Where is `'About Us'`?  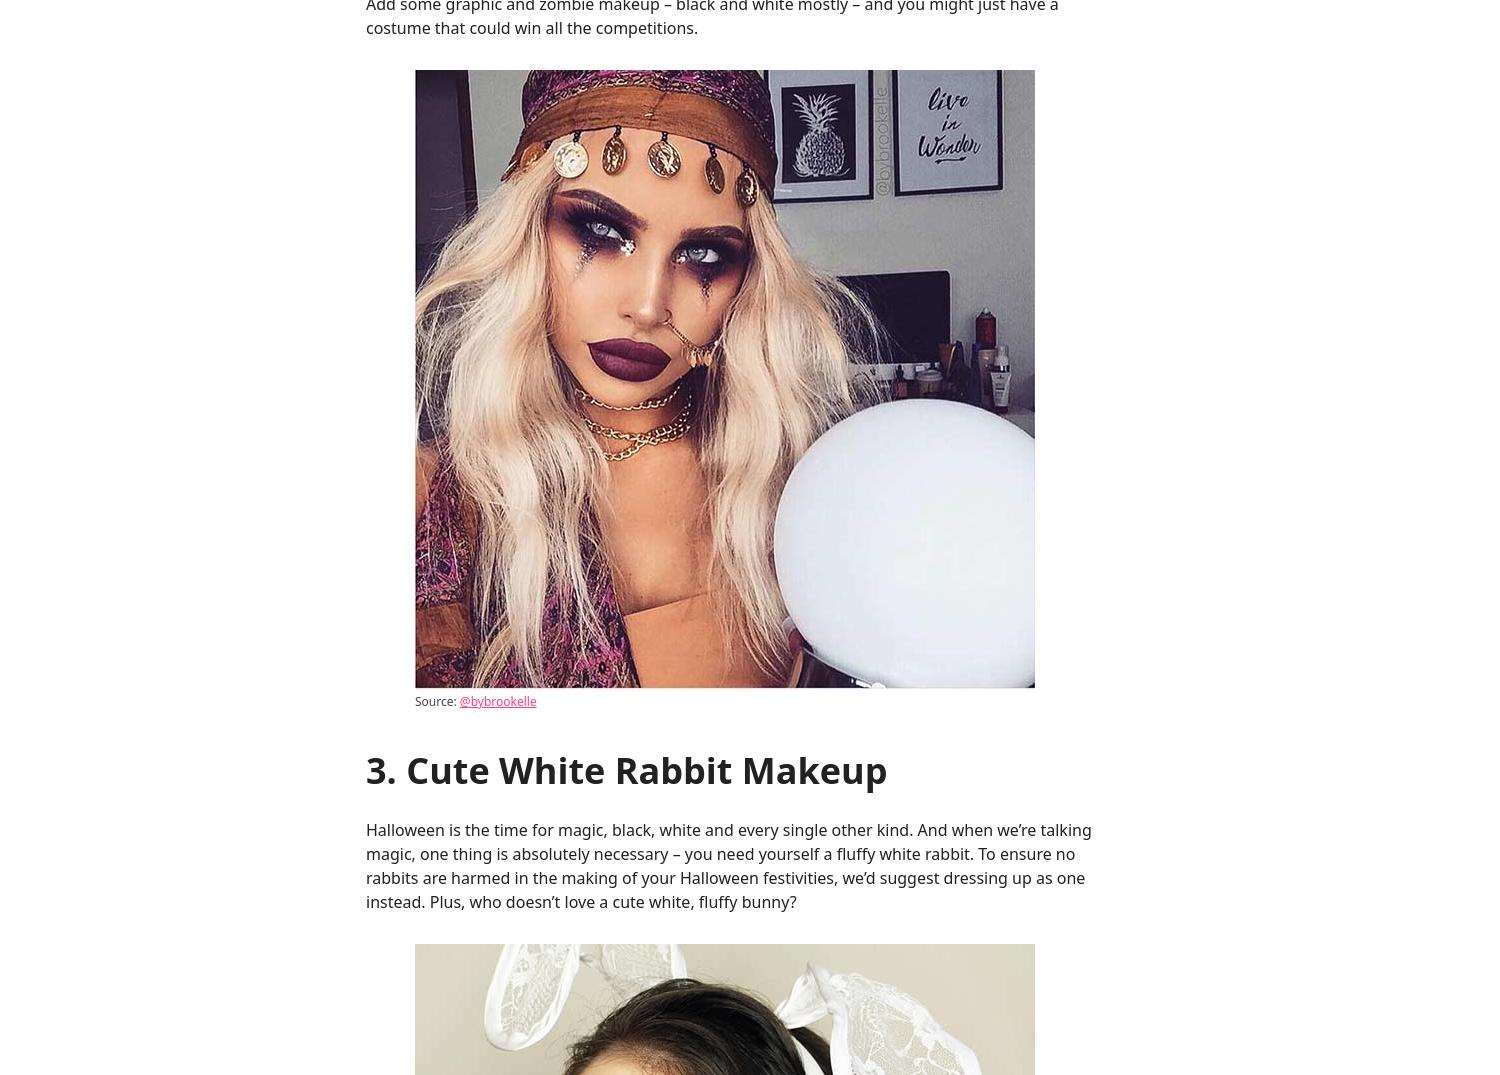
'About Us' is located at coordinates (956, 89).